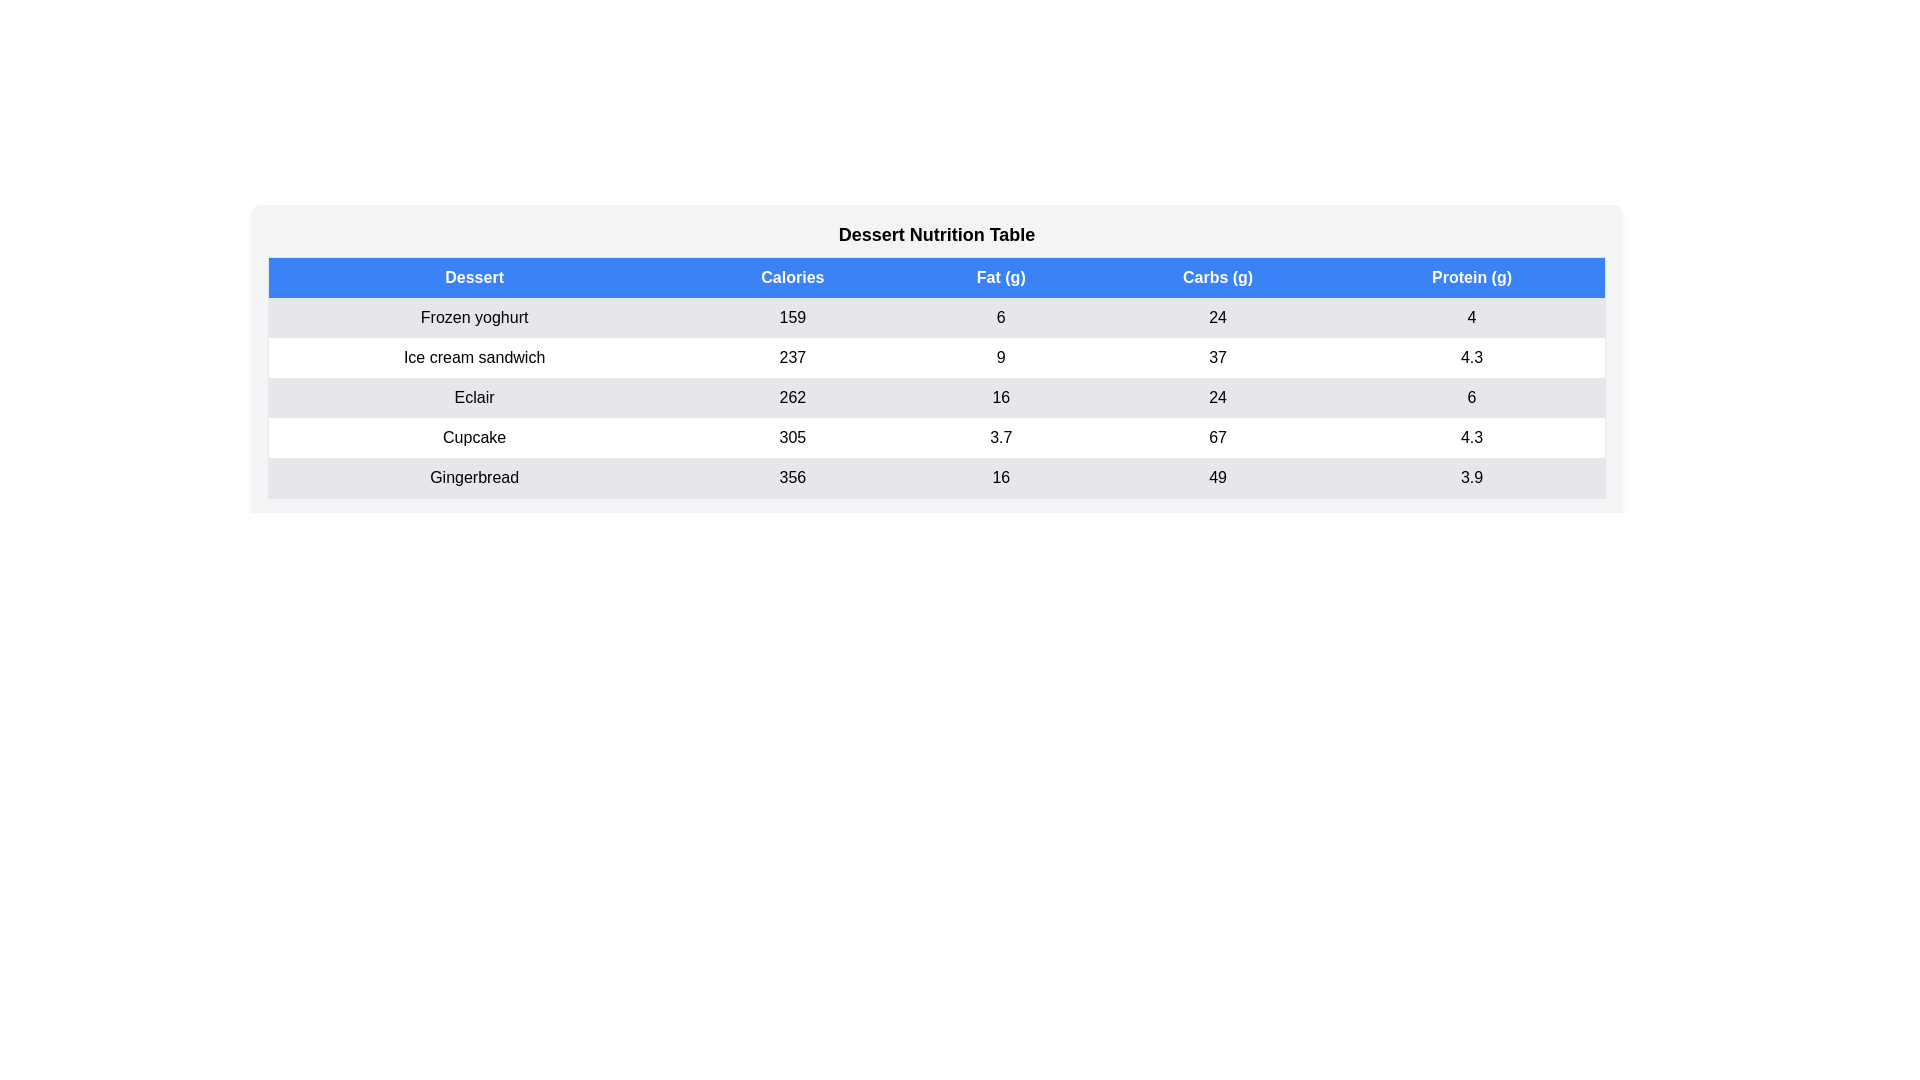 This screenshot has height=1080, width=1920. I want to click on the row corresponding to Cupcake, so click(935, 437).